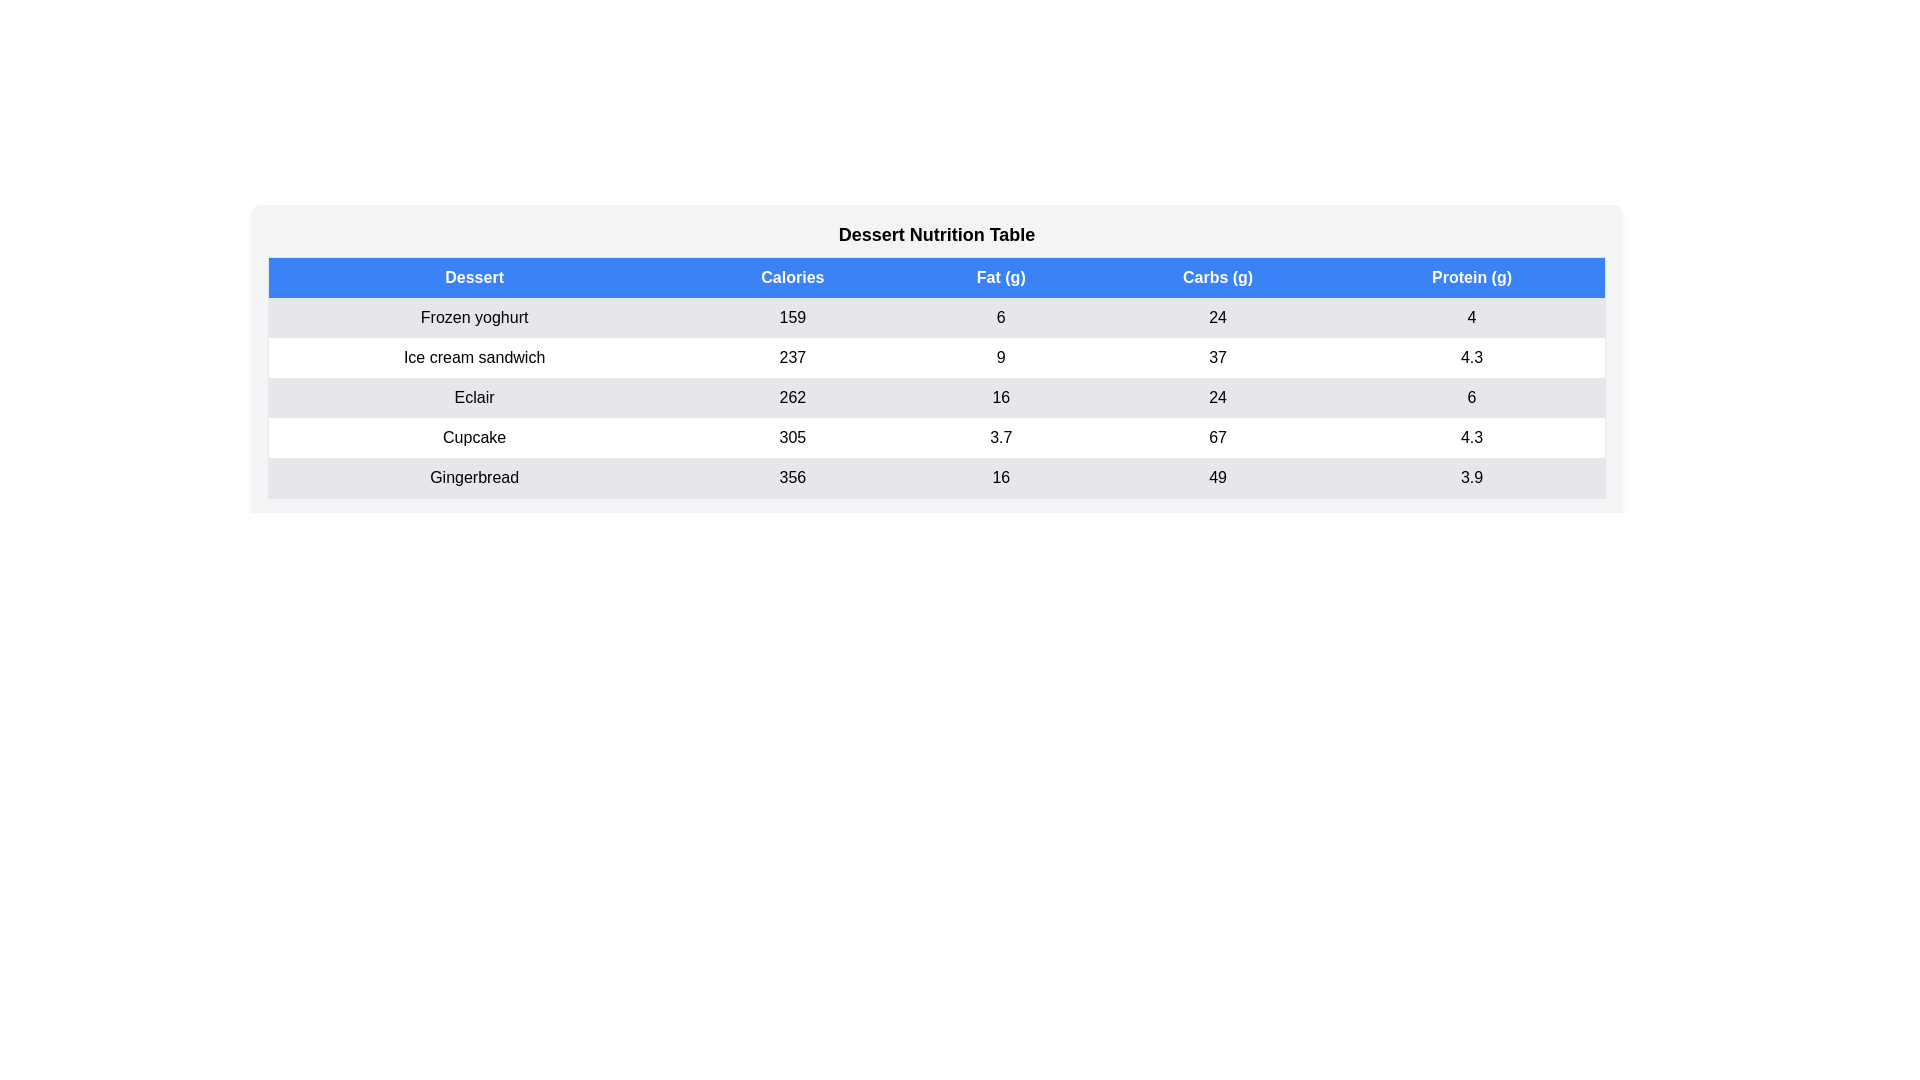 This screenshot has height=1080, width=1920. I want to click on the row corresponding to Cupcake, so click(935, 437).